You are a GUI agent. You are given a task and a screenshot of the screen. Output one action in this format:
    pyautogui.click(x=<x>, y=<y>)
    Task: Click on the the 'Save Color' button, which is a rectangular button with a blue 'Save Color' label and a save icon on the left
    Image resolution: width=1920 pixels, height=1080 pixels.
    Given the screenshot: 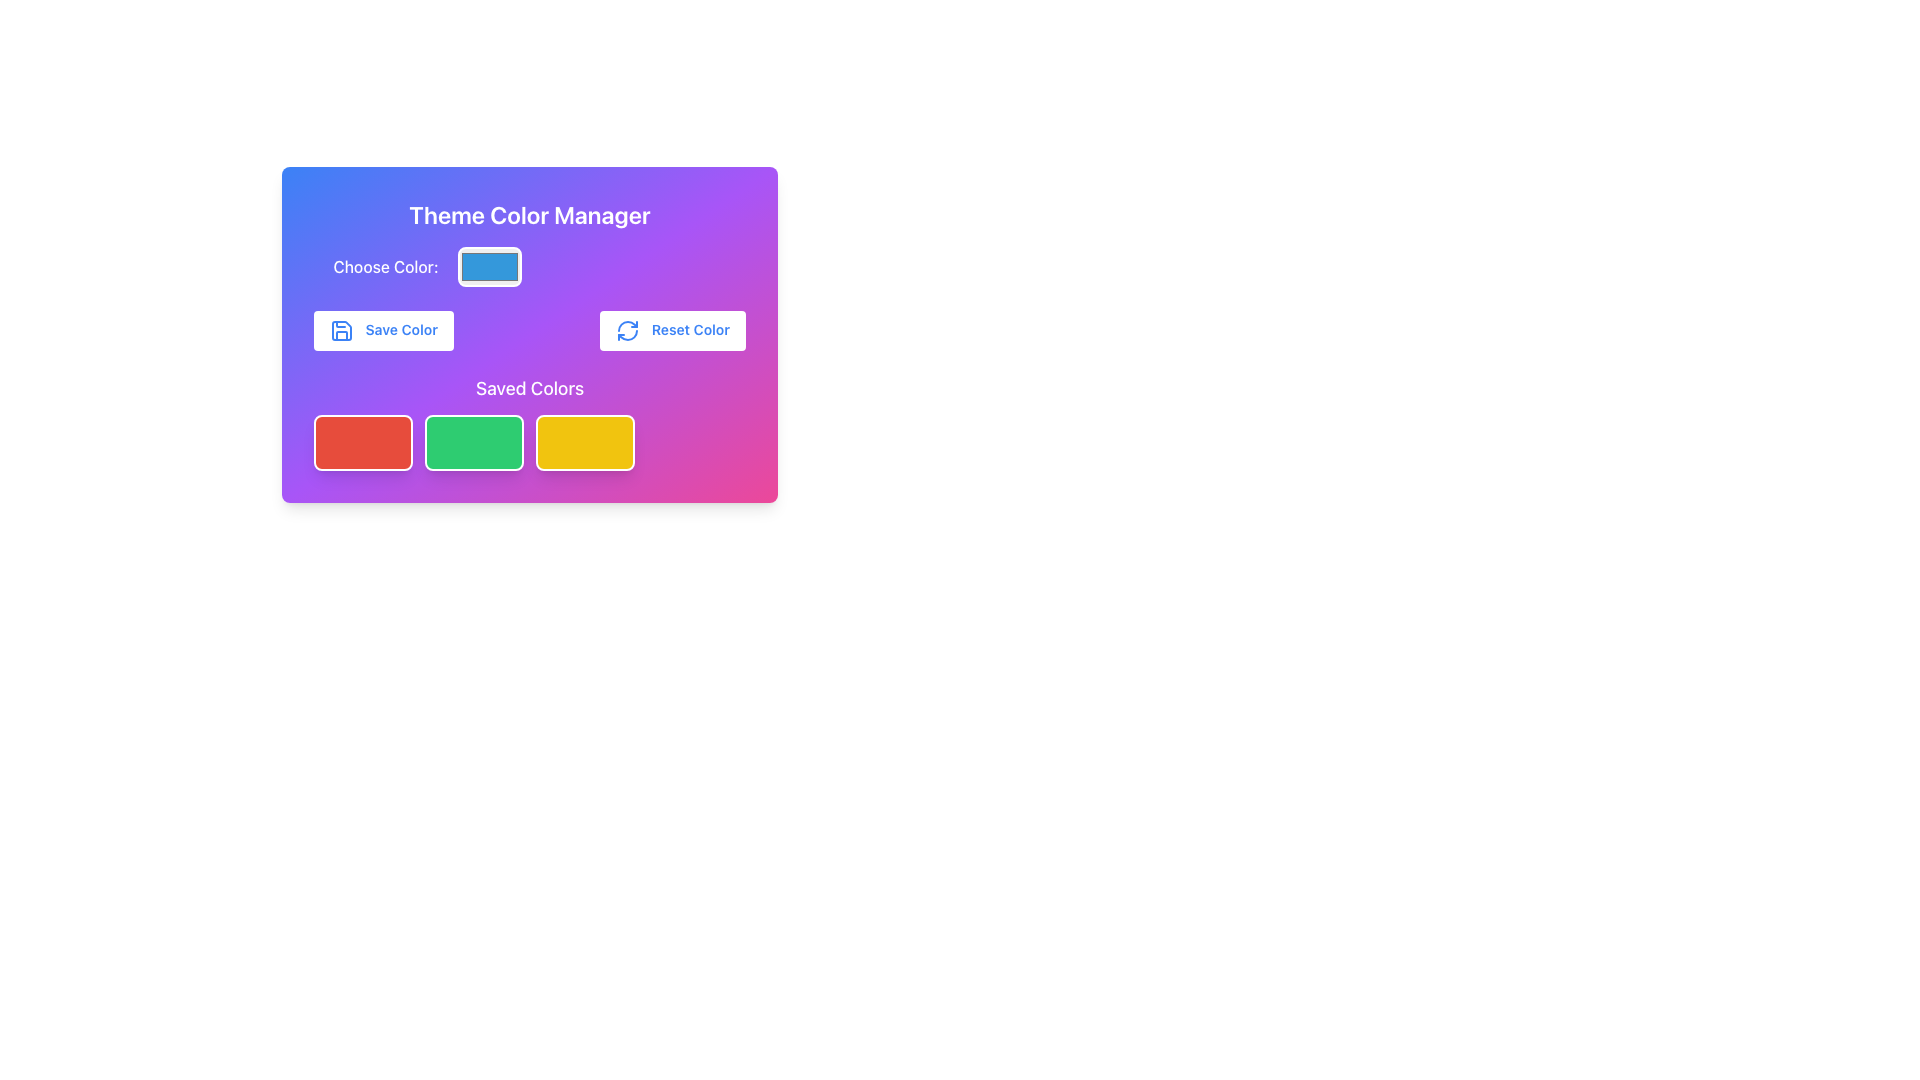 What is the action you would take?
    pyautogui.click(x=384, y=330)
    